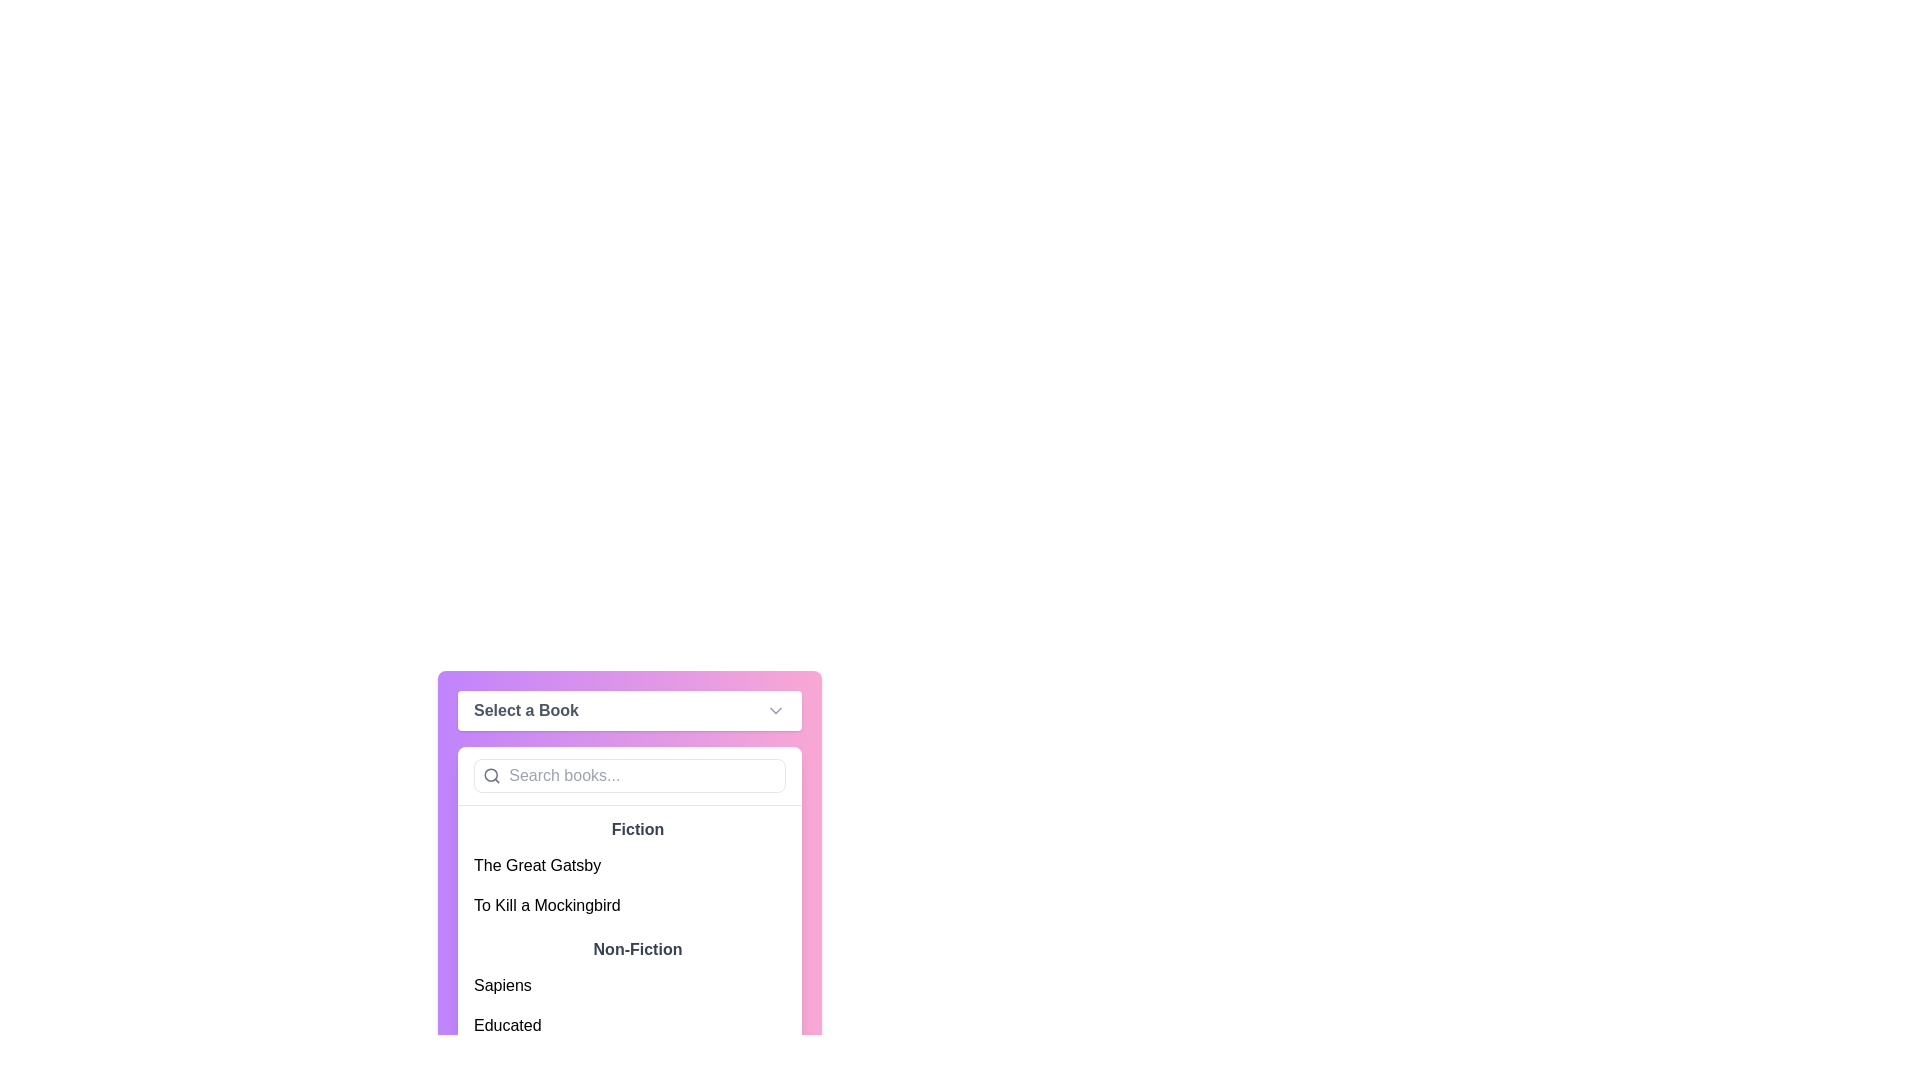  What do you see at coordinates (491, 774) in the screenshot?
I see `the circular magnifying glass icon located within the search input box labeled 'Search books...'` at bounding box center [491, 774].